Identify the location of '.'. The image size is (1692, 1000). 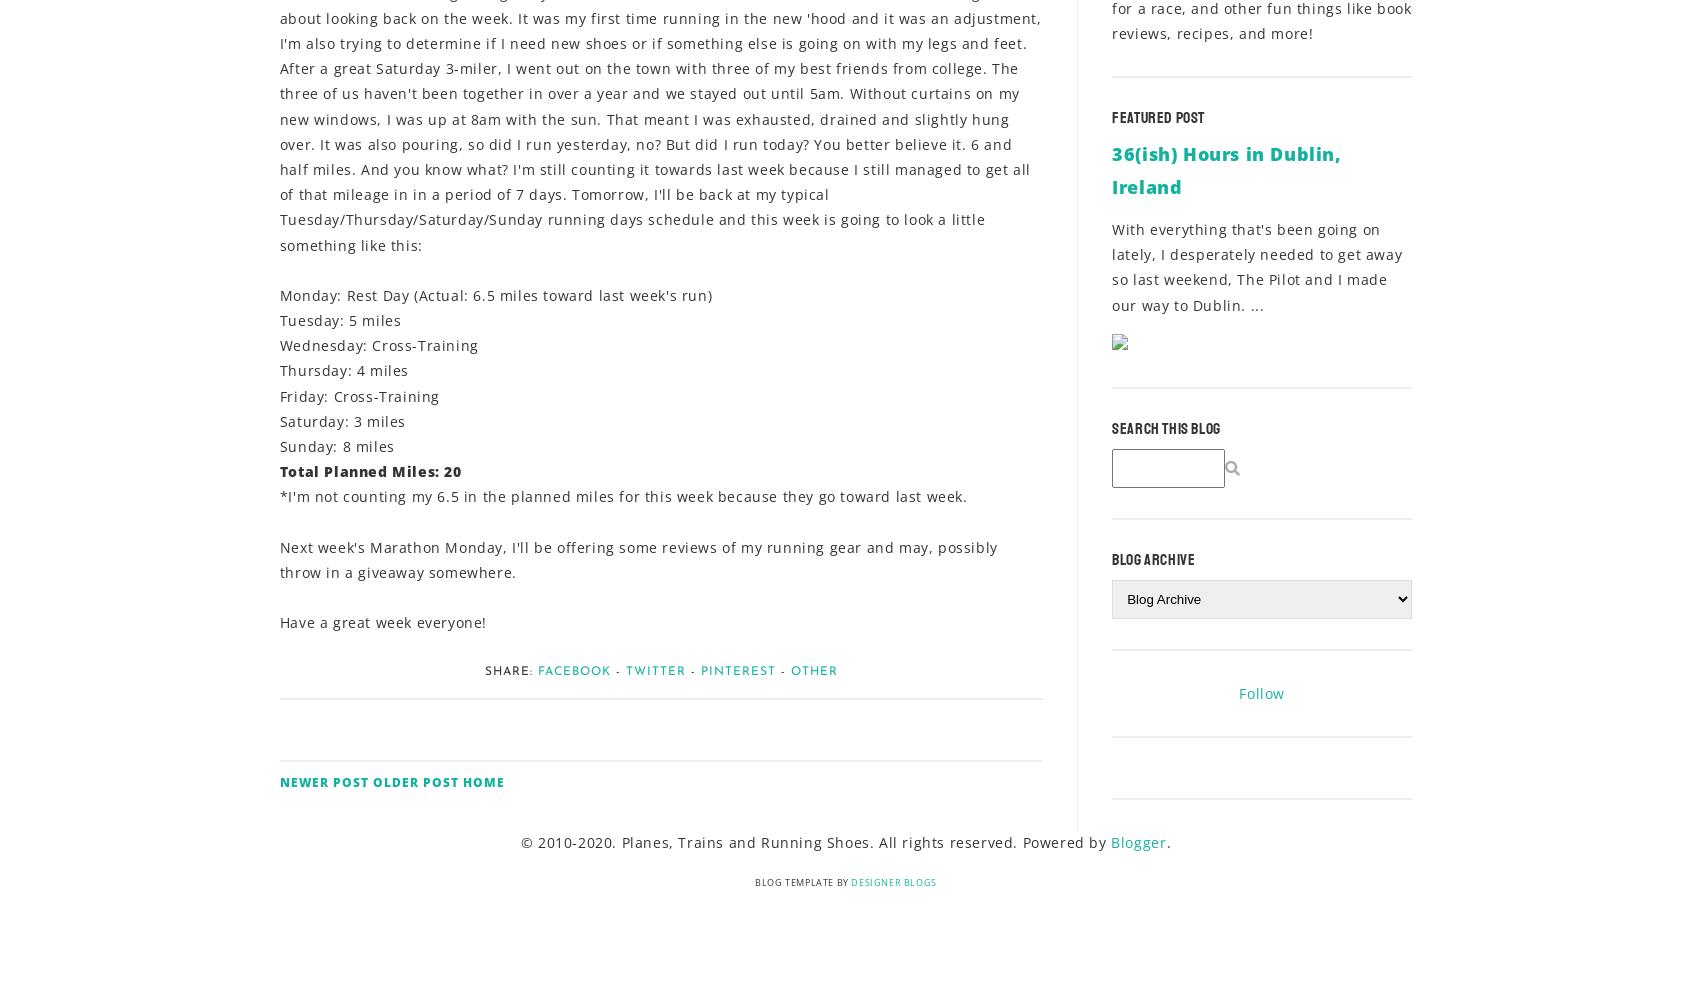
(1167, 841).